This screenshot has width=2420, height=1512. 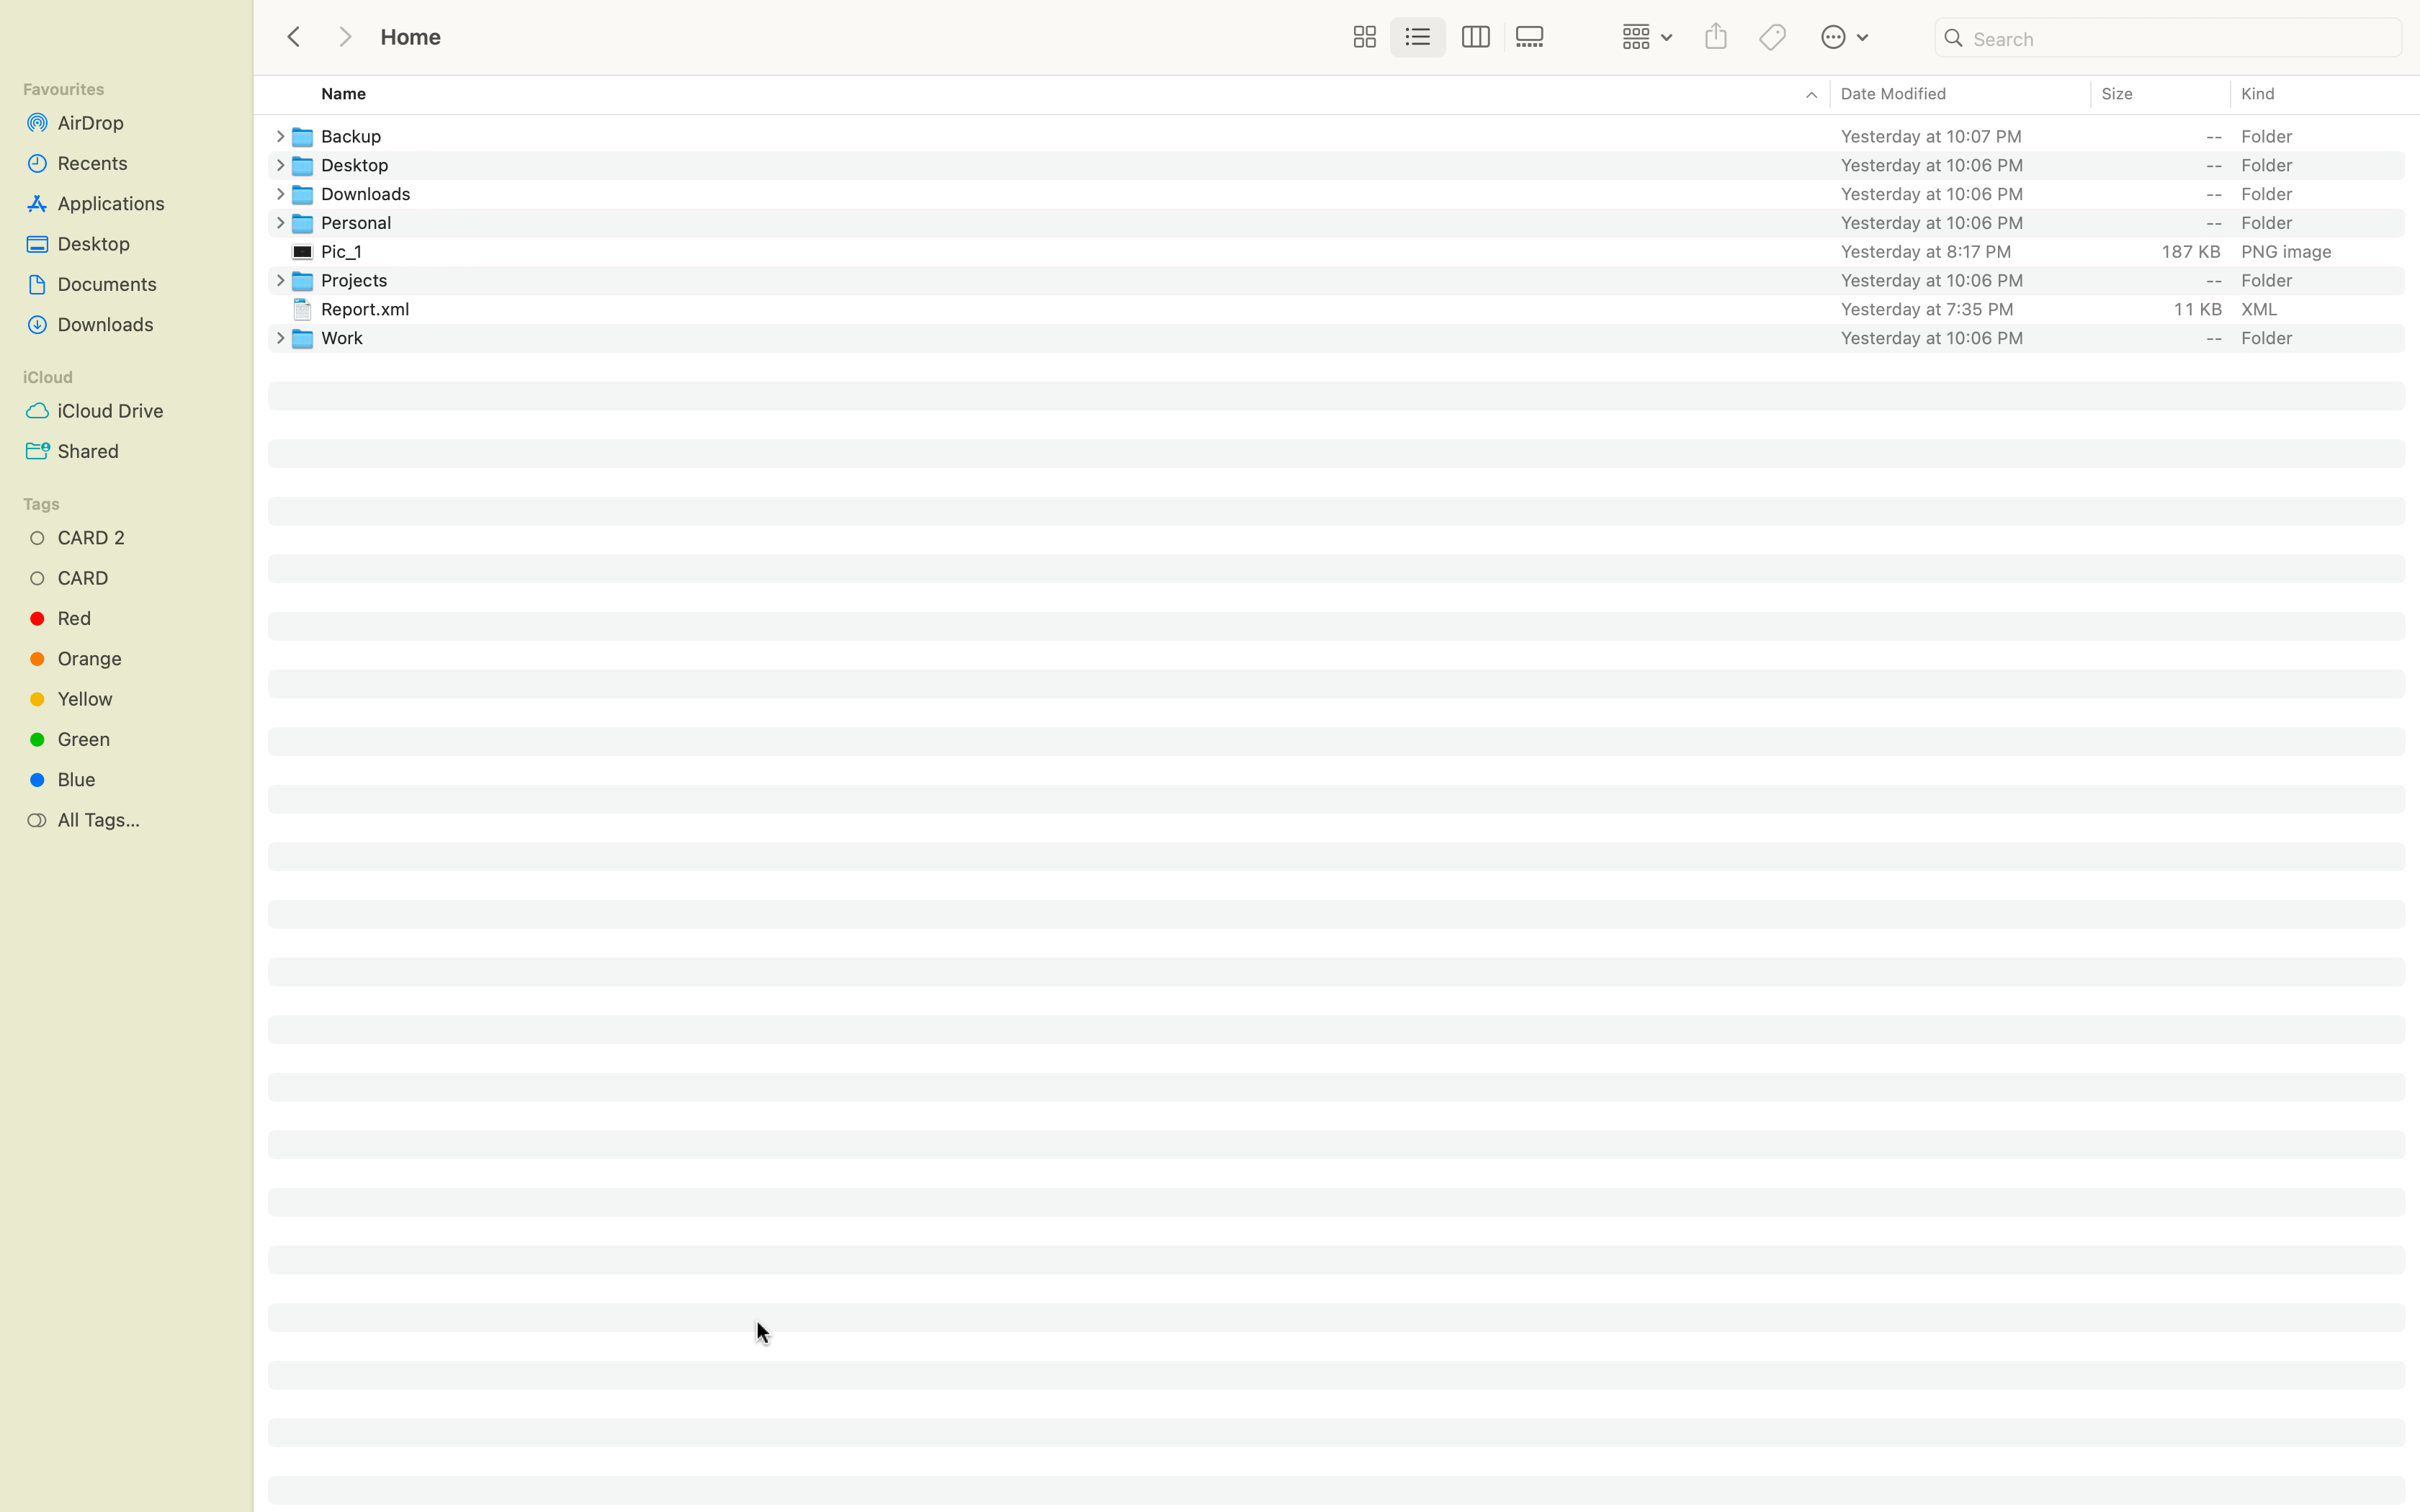 What do you see at coordinates (1355, 221) in the screenshot?
I see `Visit the Personal directory, then back out to the folder you were in before` at bounding box center [1355, 221].